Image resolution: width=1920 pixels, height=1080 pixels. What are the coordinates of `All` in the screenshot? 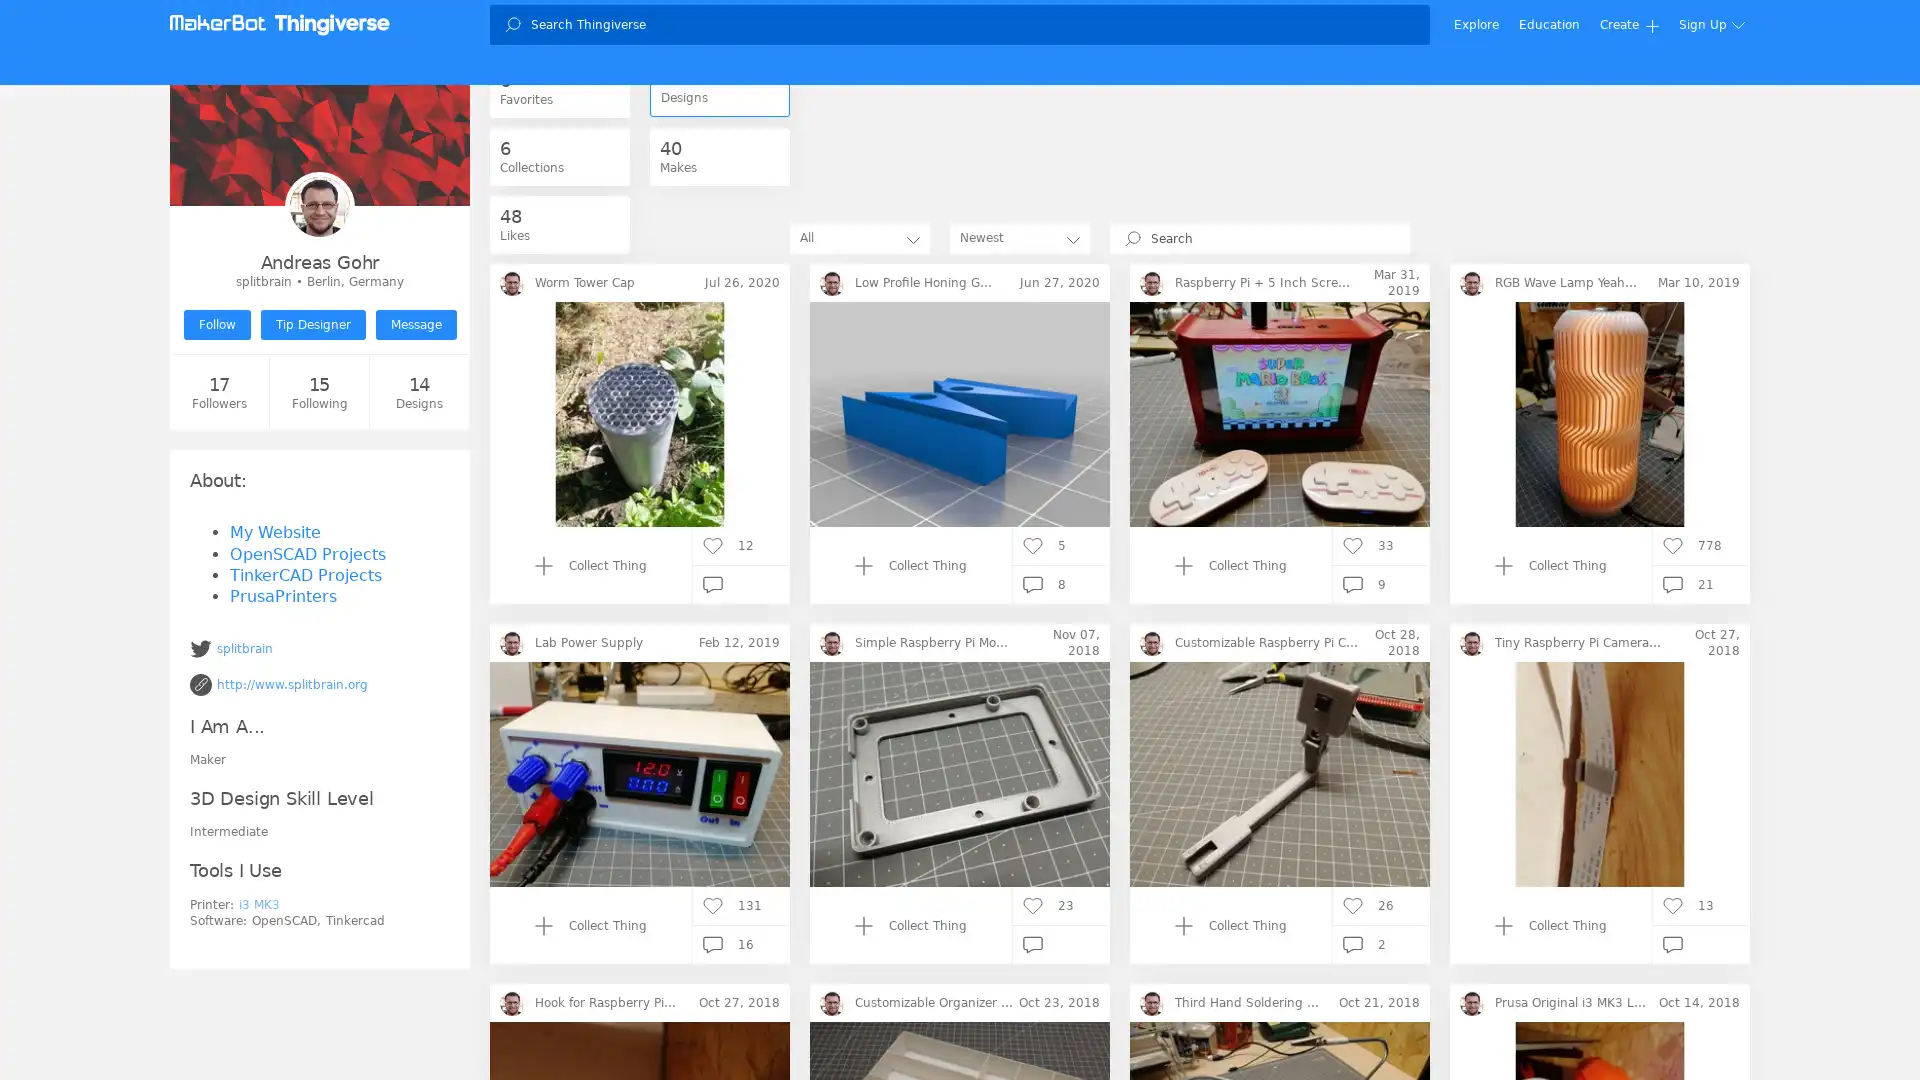 It's located at (859, 238).